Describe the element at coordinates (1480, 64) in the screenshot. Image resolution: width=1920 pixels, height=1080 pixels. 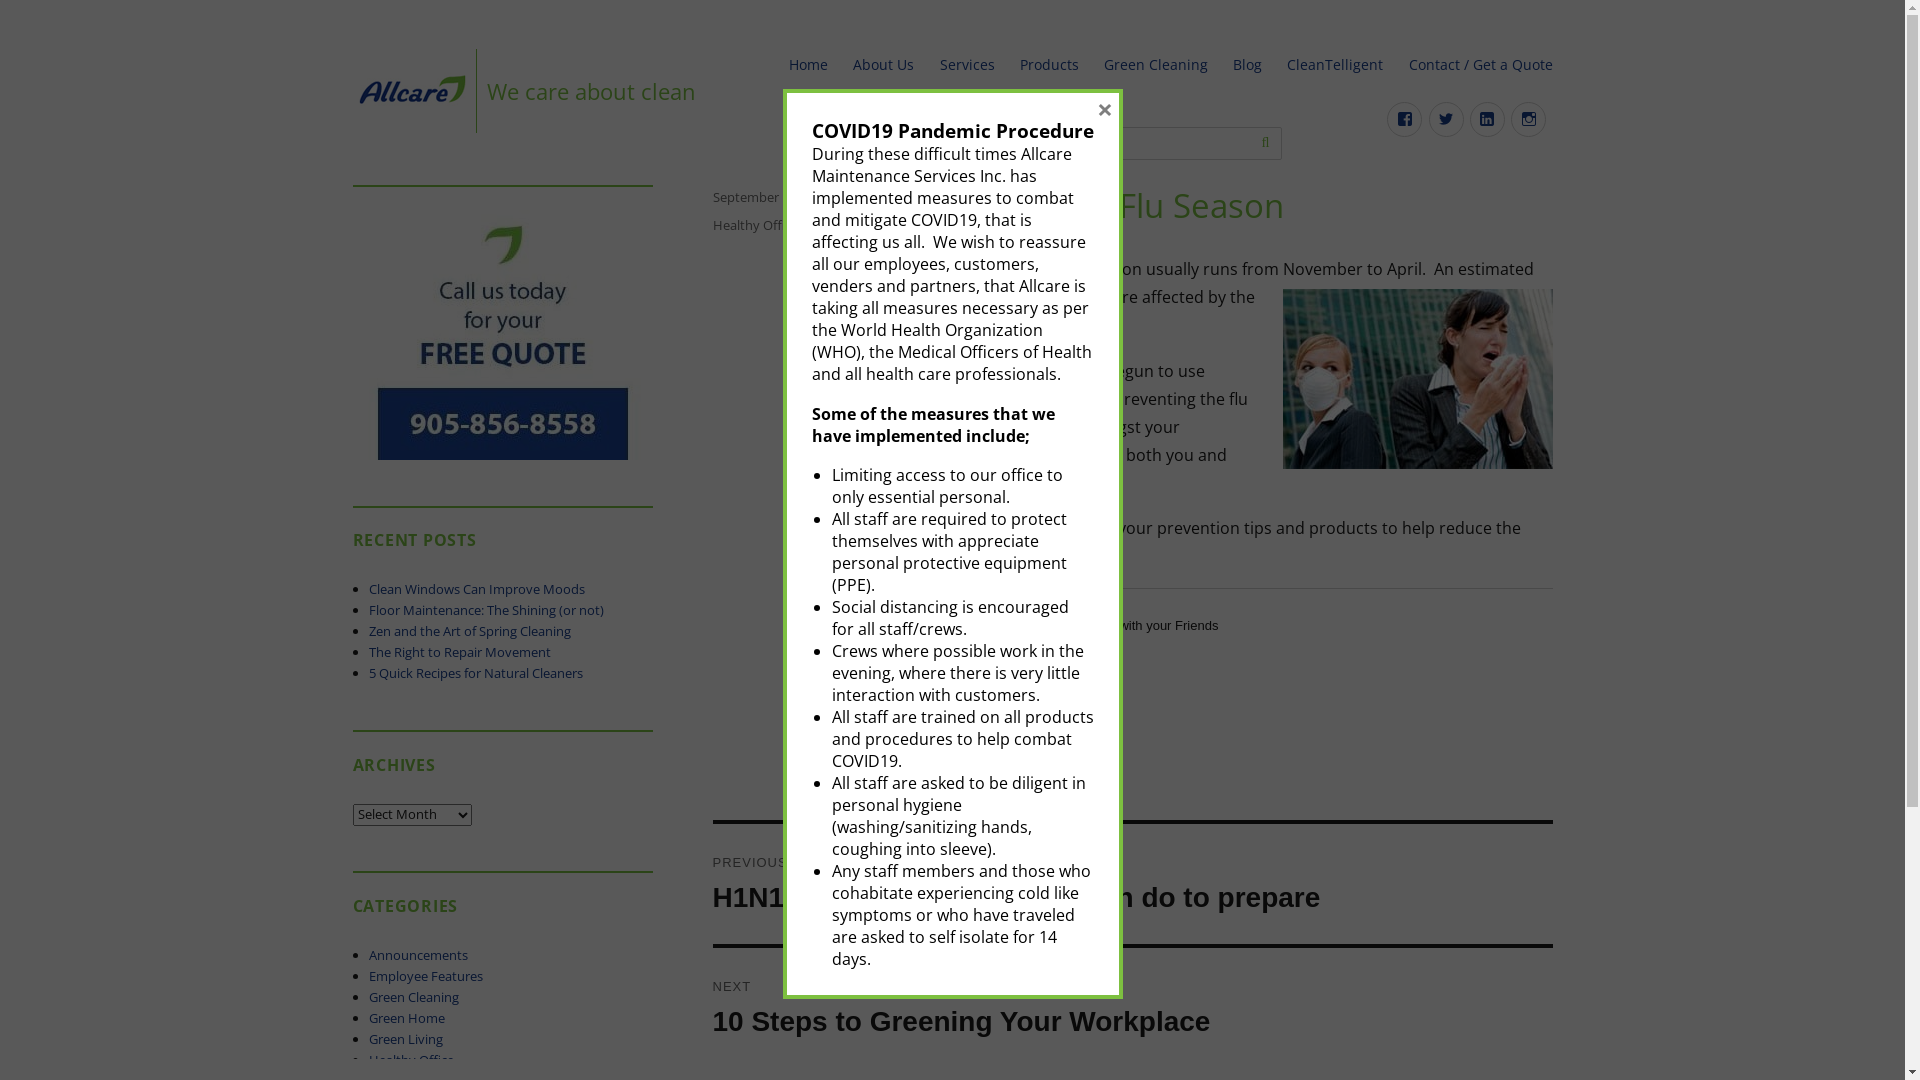
I see `'Contact / Get a Quote'` at that location.